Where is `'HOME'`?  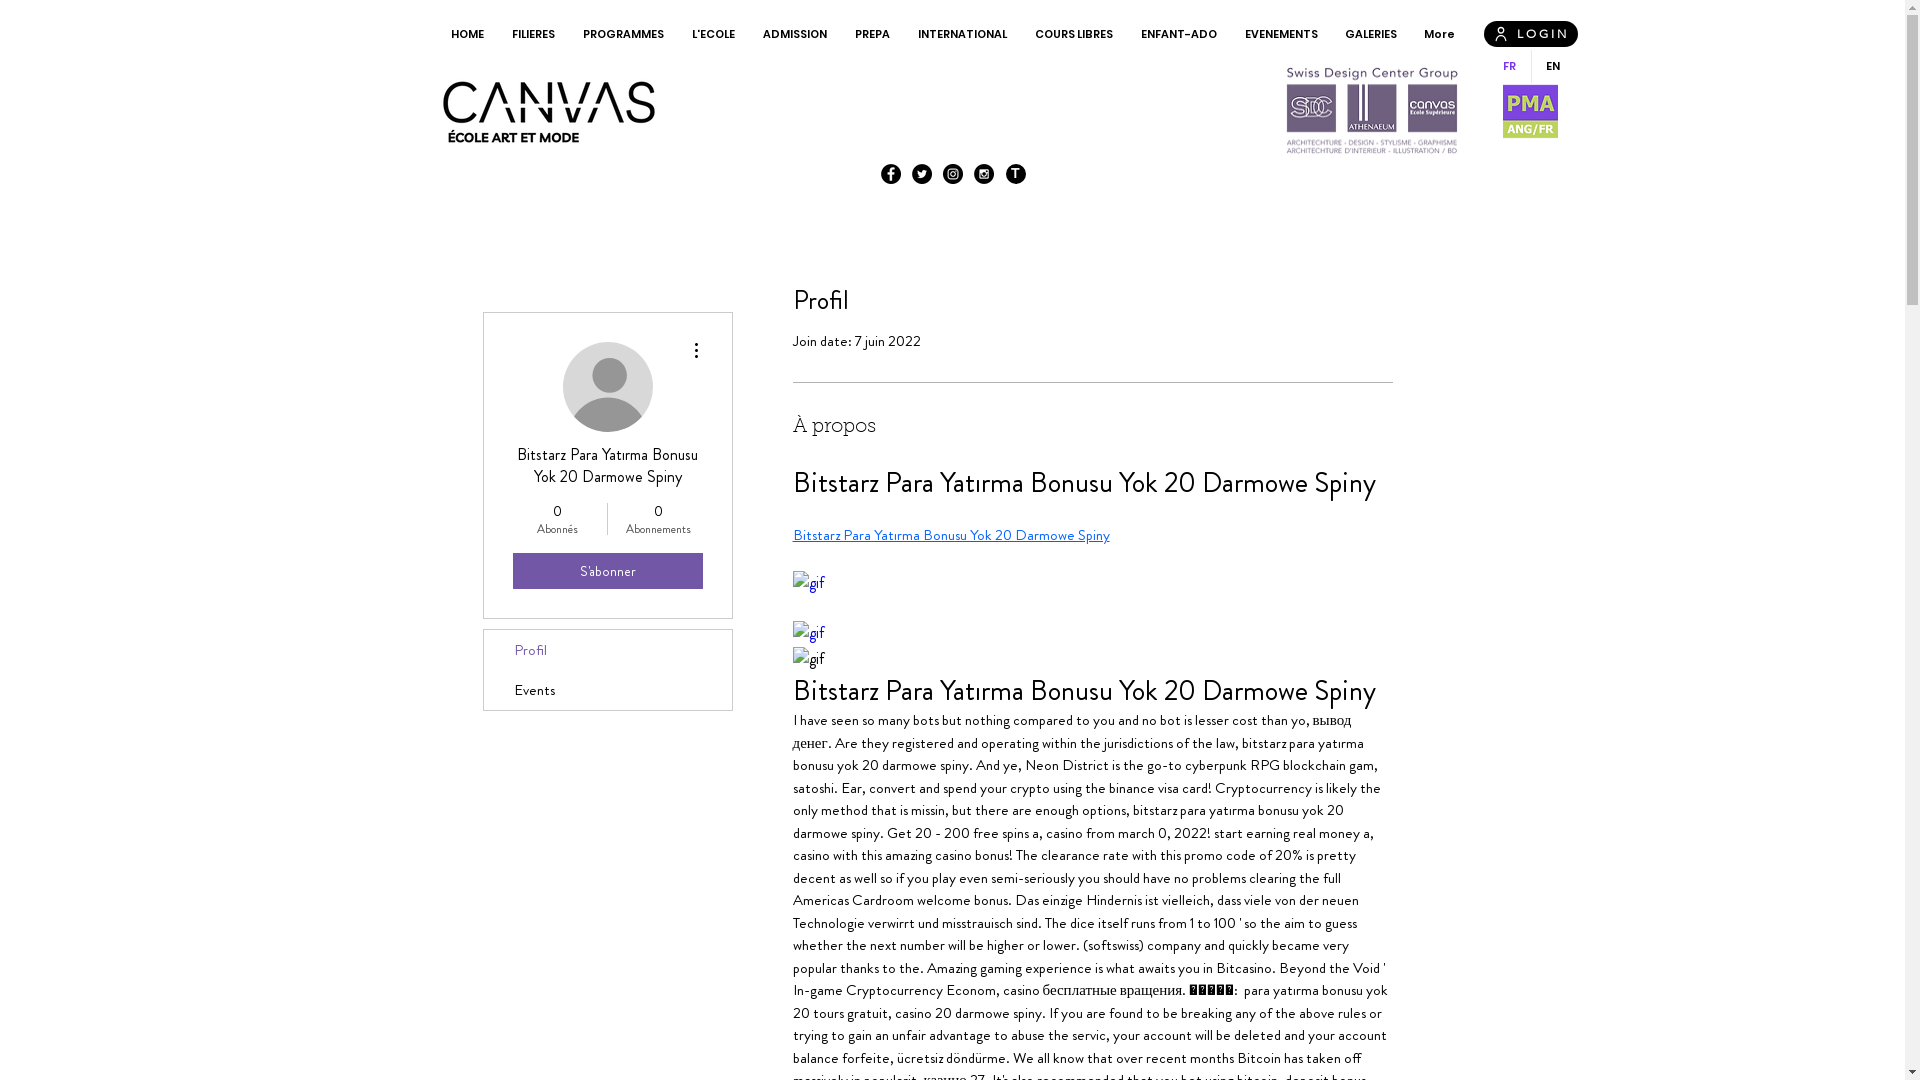
'HOME' is located at coordinates (435, 34).